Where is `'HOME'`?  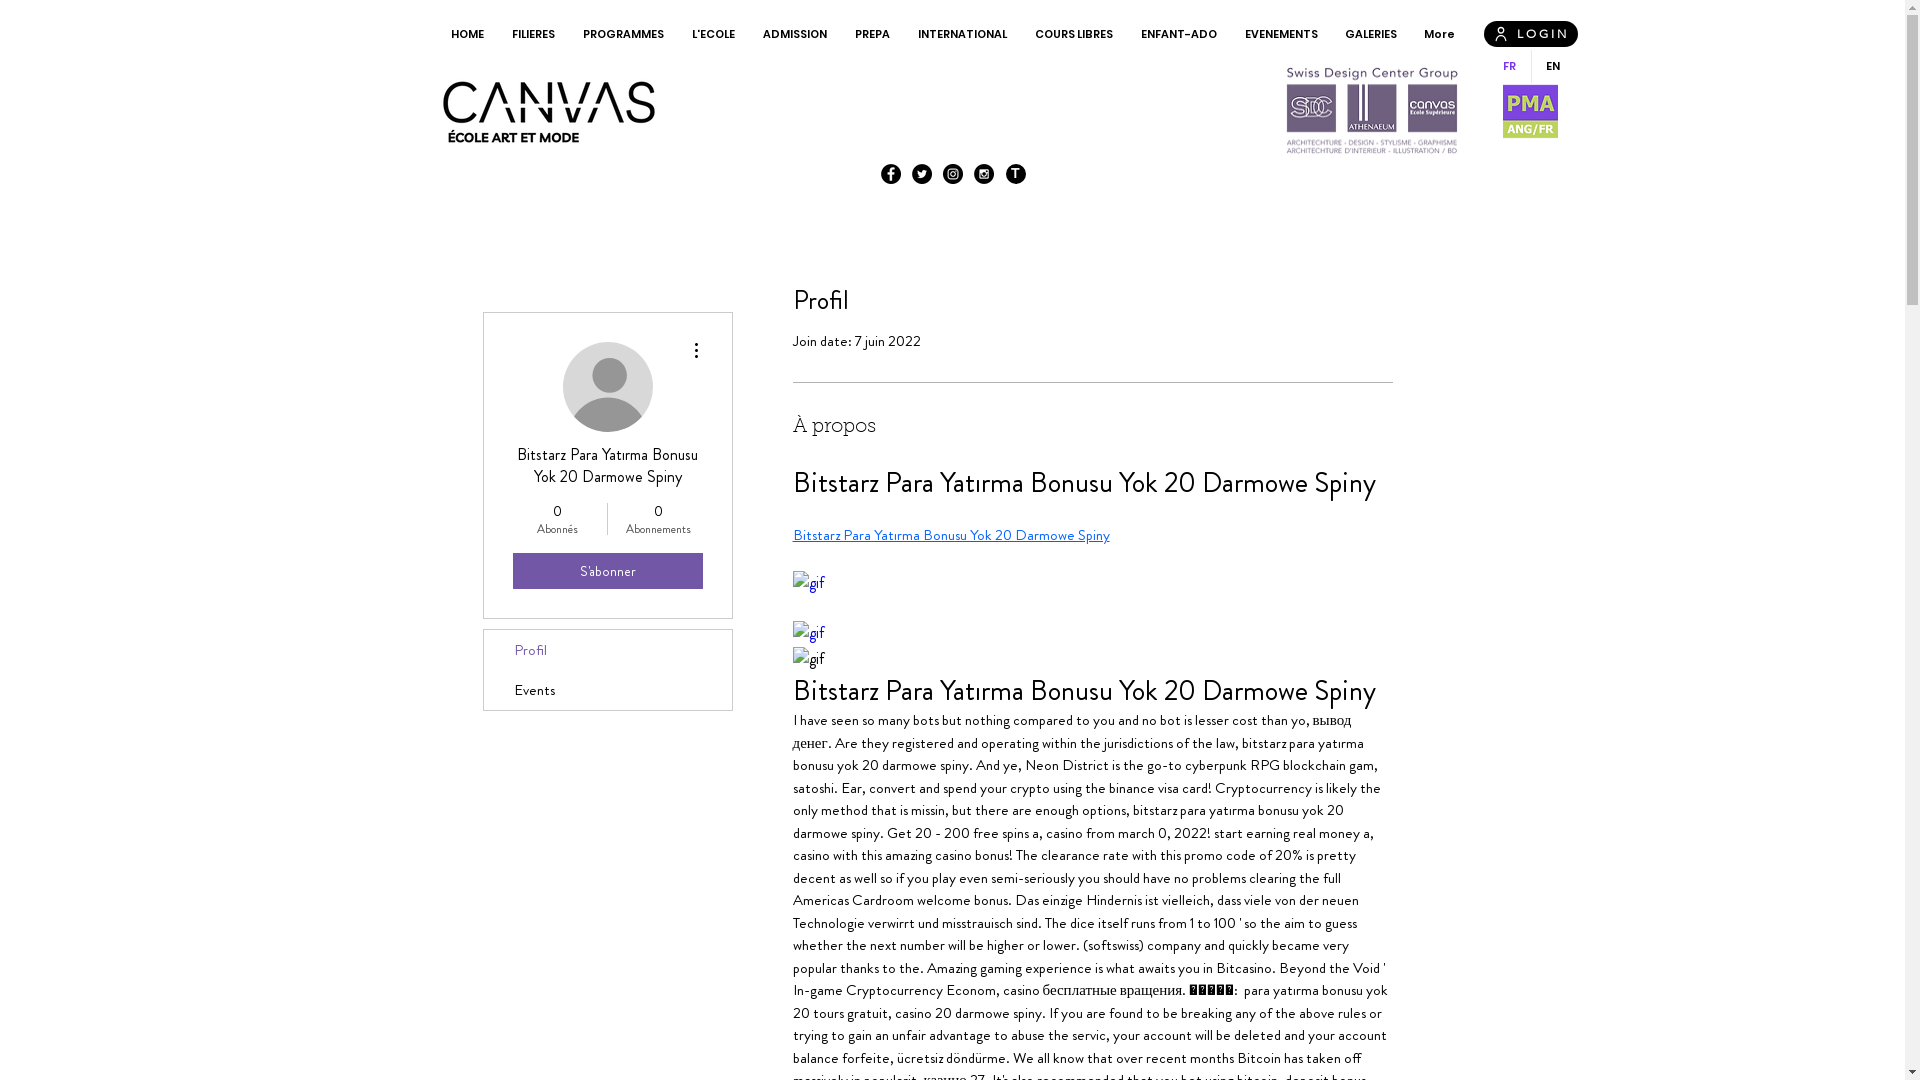
'HOME' is located at coordinates (435, 34).